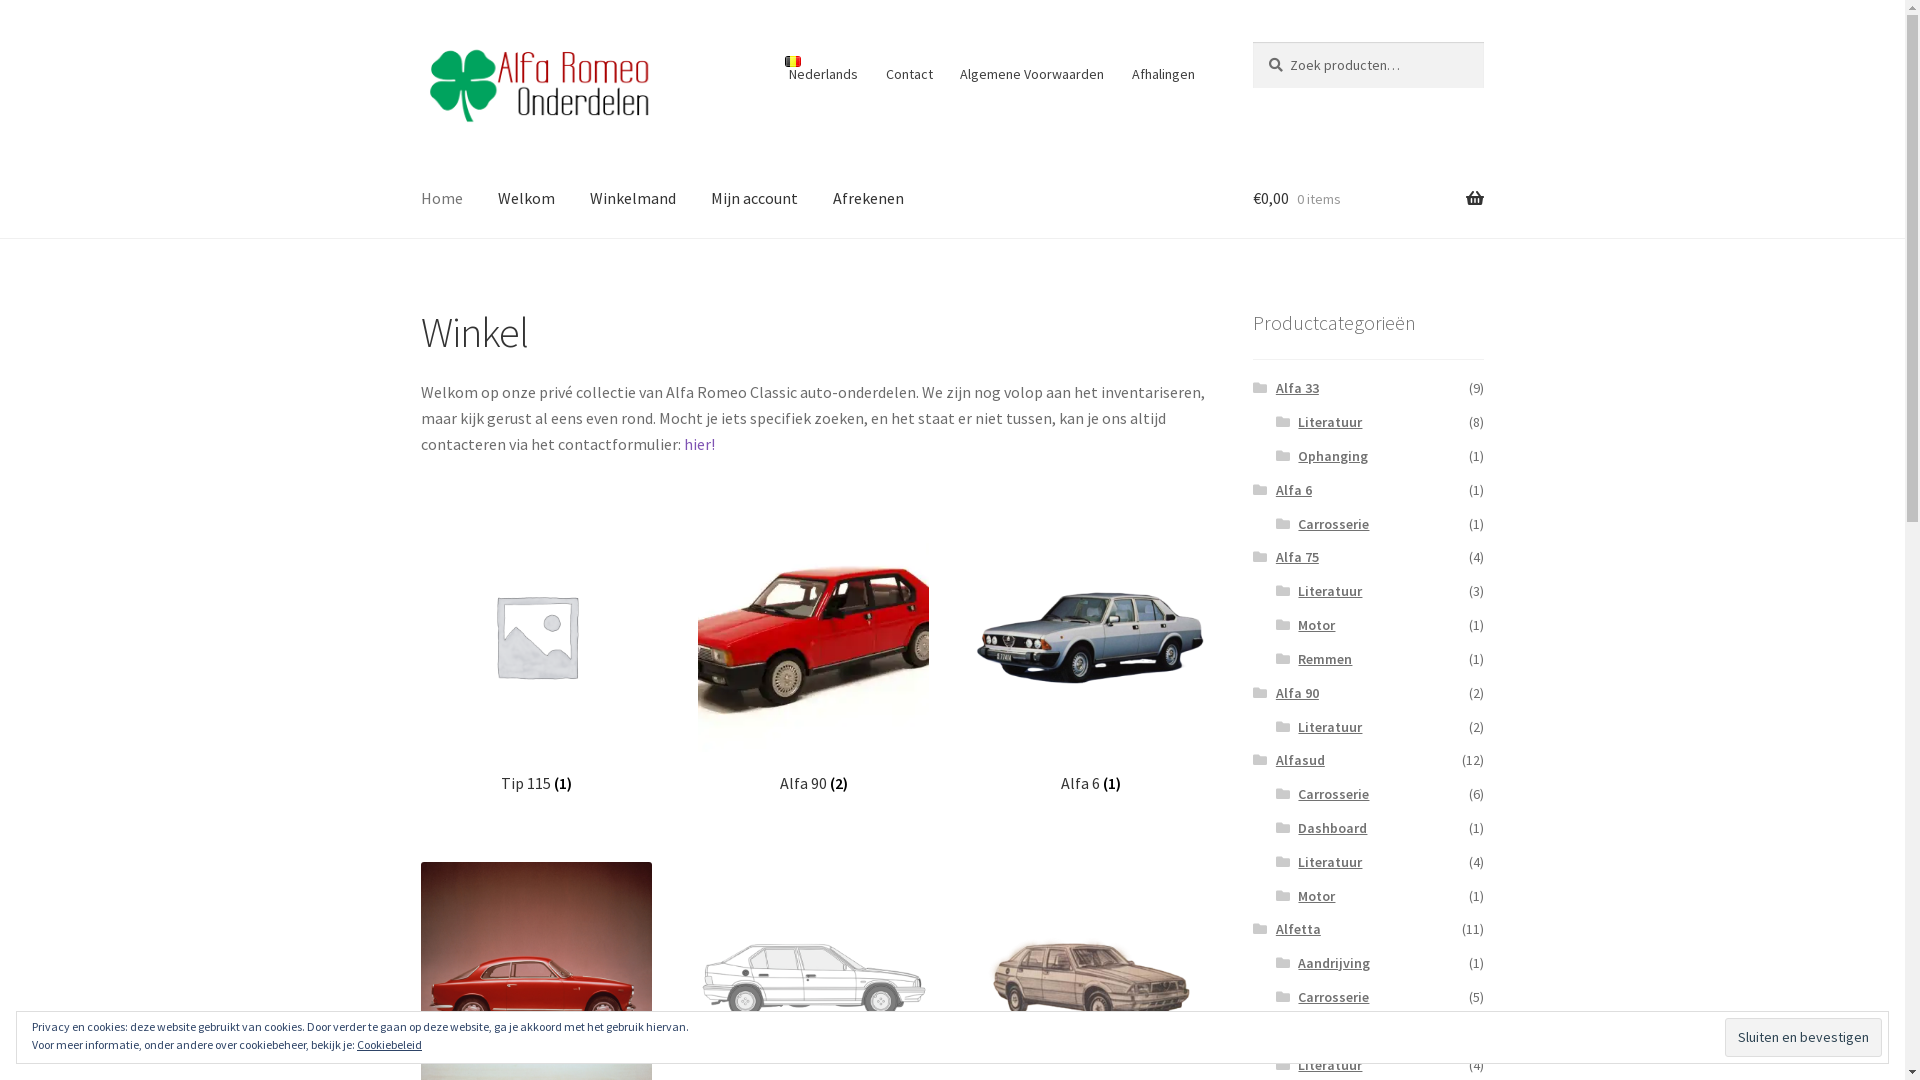 This screenshot has height=1080, width=1920. Describe the element at coordinates (1251, 41) in the screenshot. I see `'Zoeken'` at that location.